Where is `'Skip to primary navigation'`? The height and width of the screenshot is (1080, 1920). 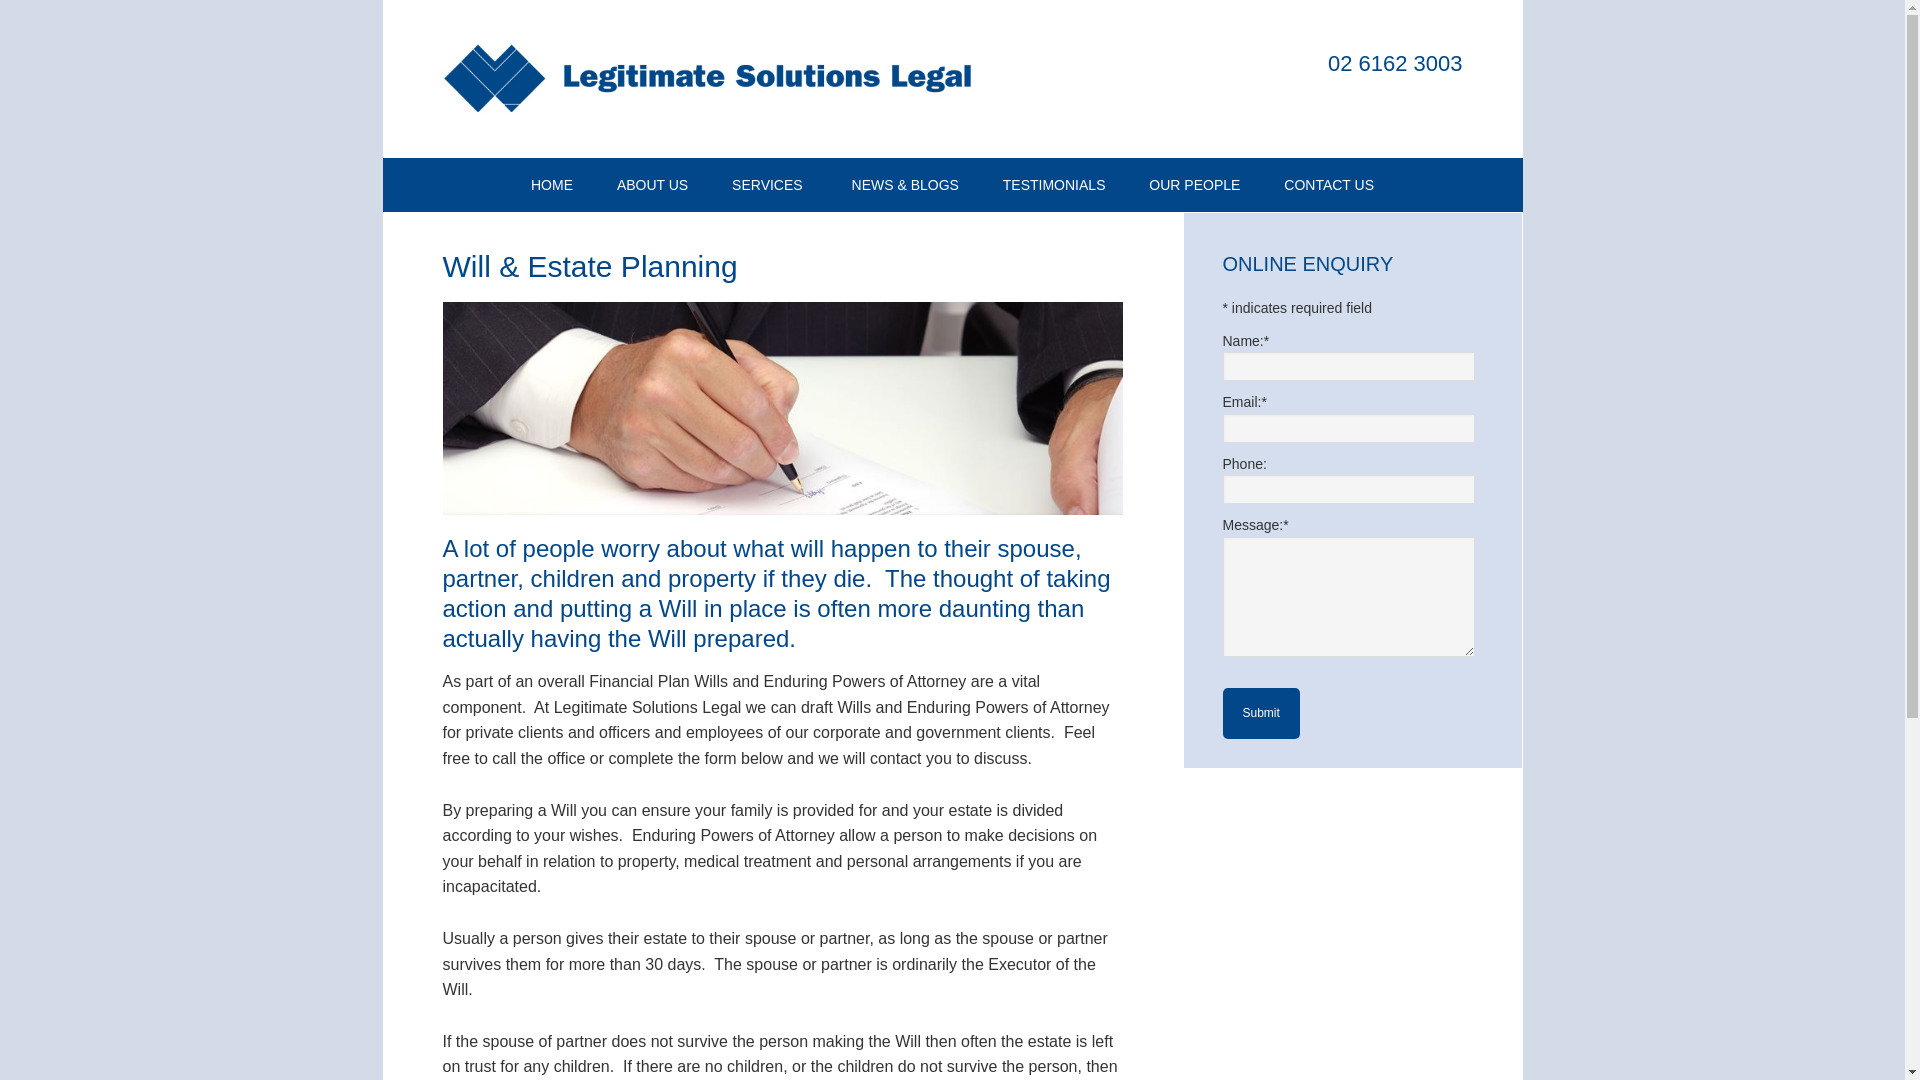 'Skip to primary navigation' is located at coordinates (382, 0).